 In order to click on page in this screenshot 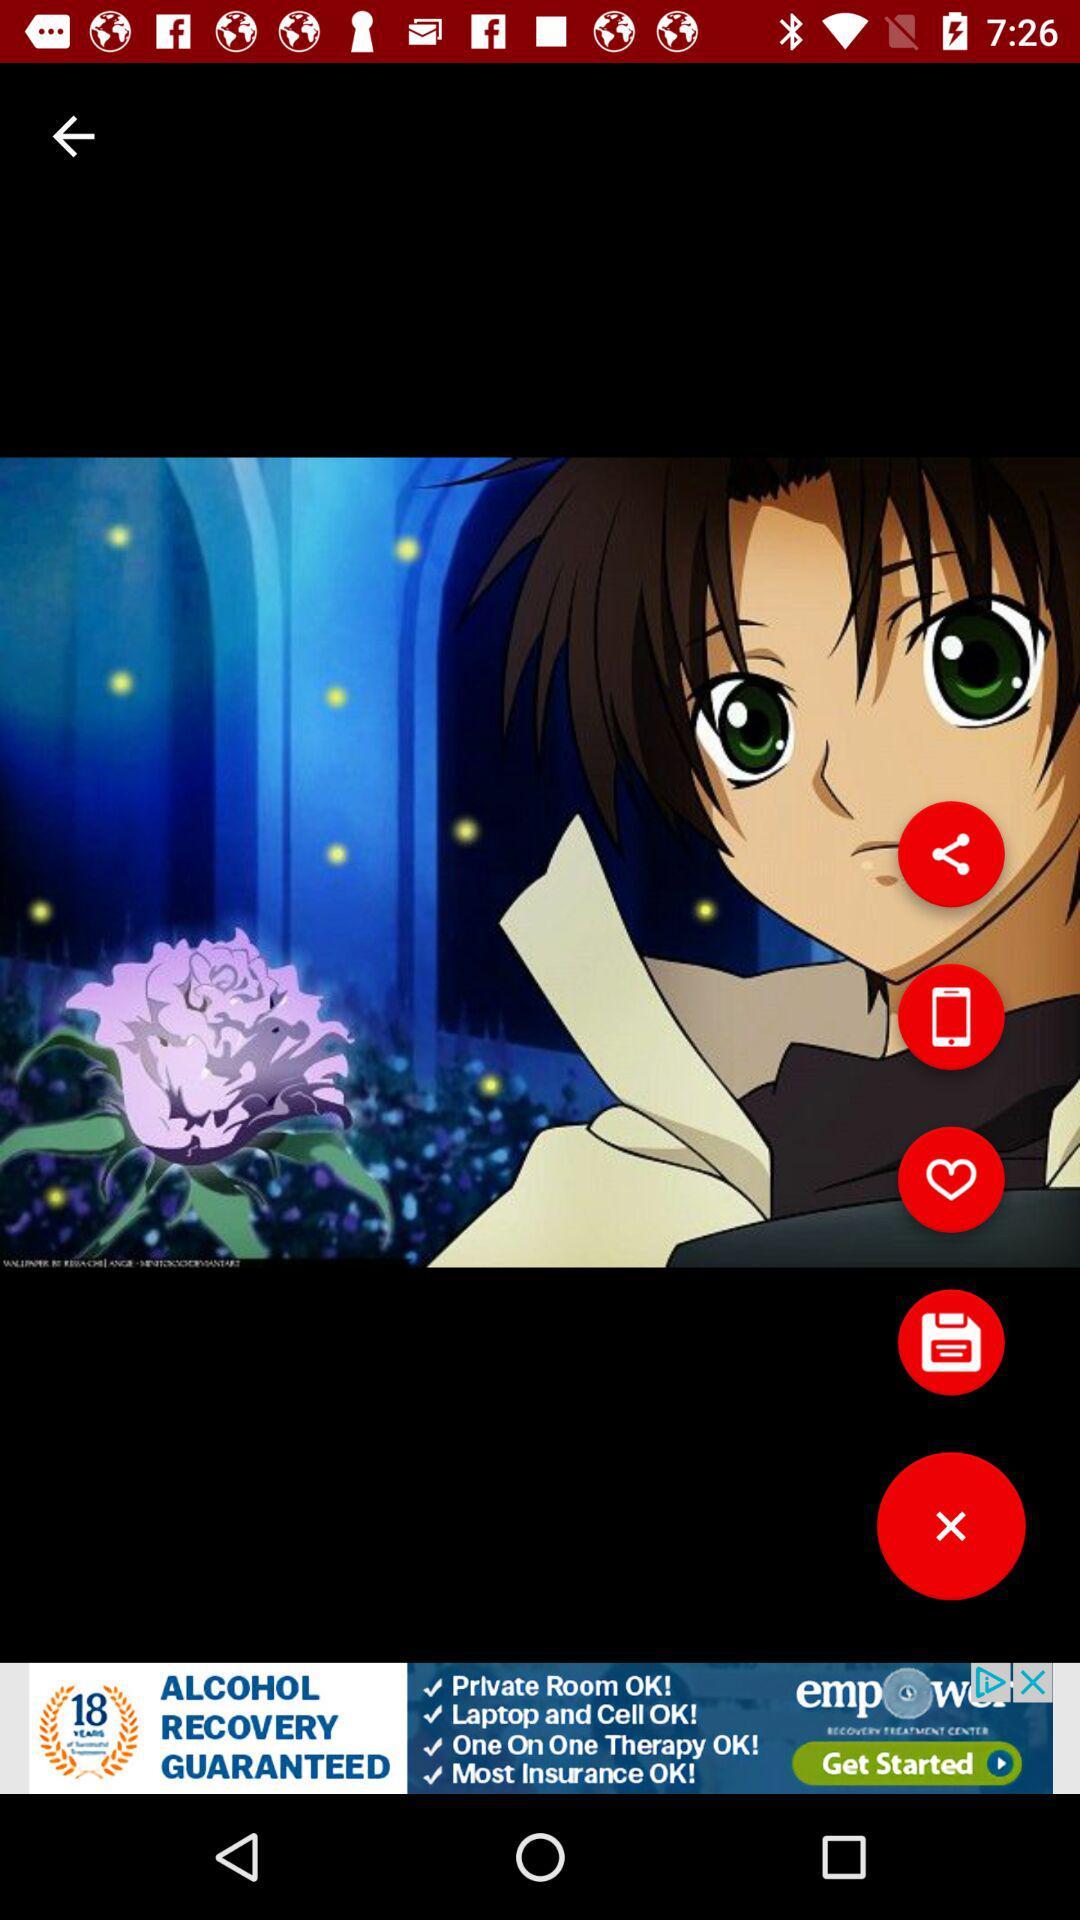, I will do `click(950, 1533)`.